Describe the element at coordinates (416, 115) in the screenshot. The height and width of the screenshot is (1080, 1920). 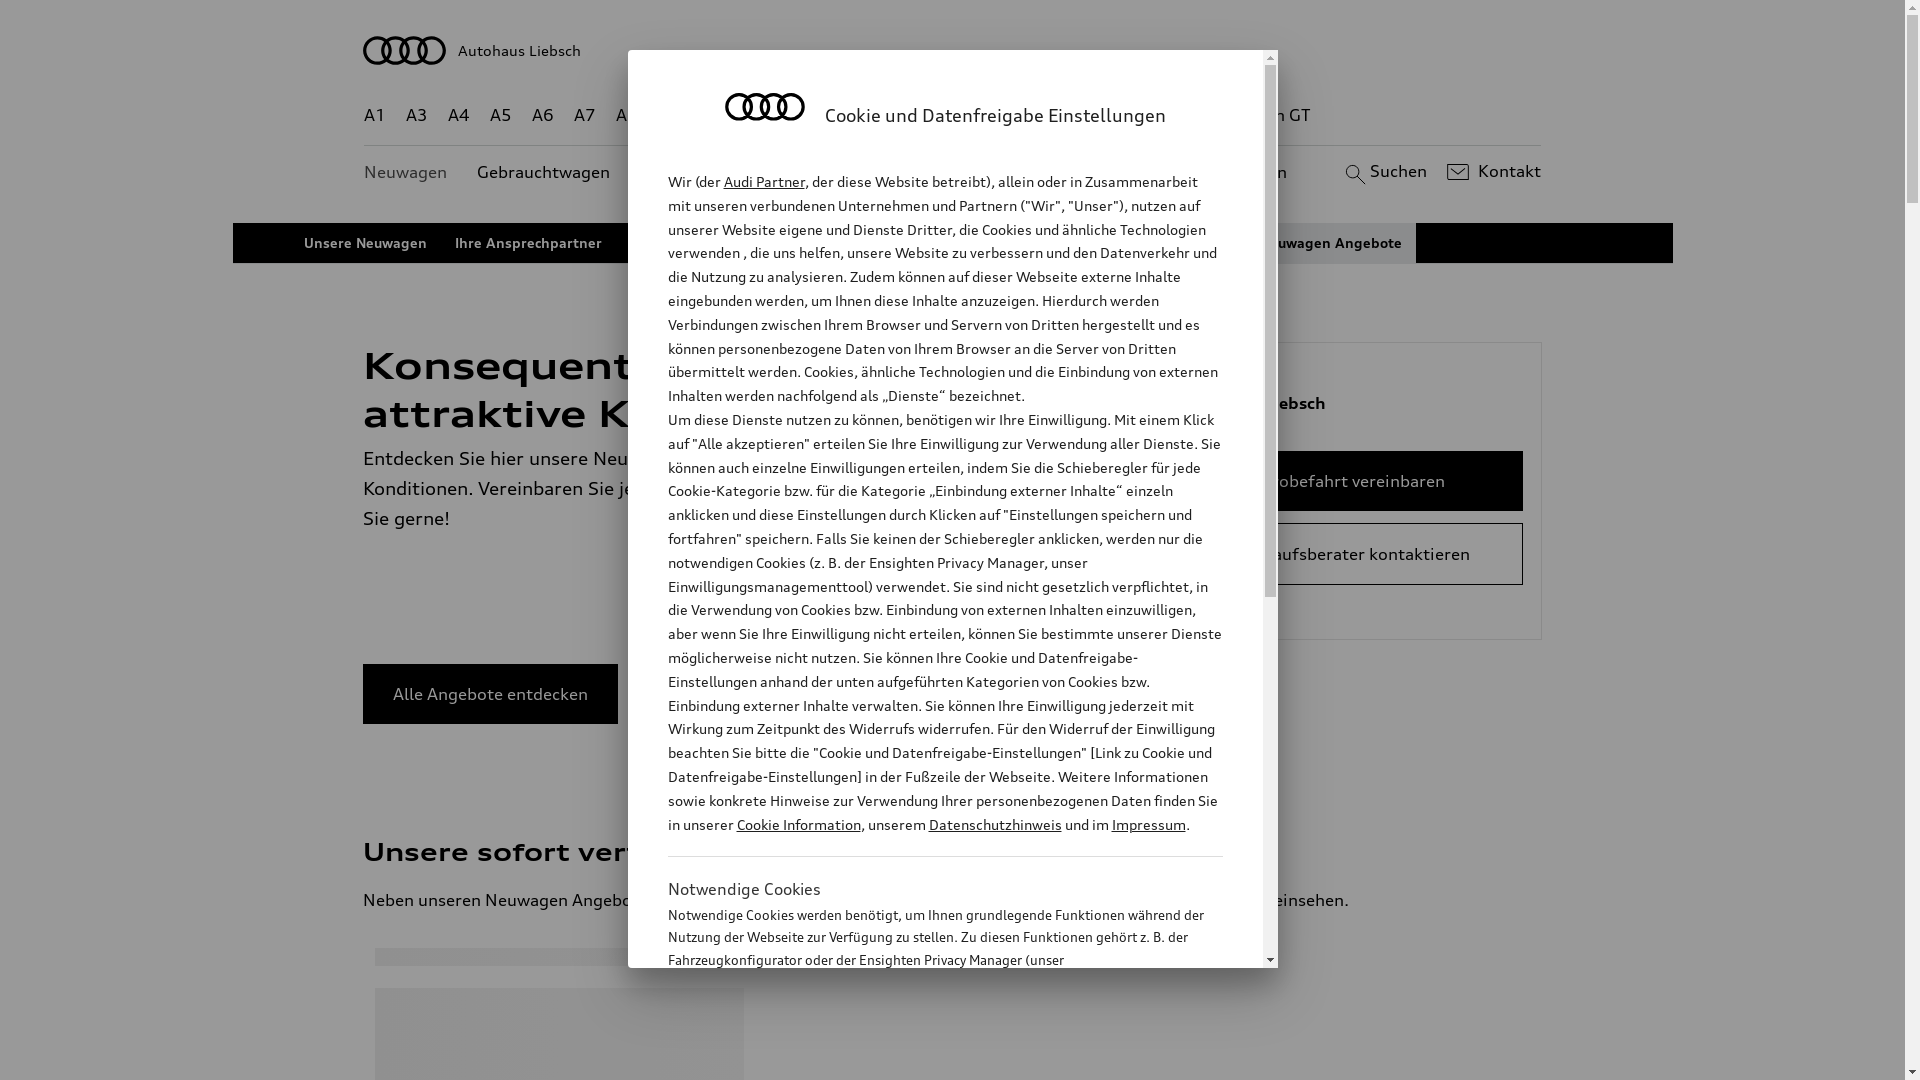
I see `'A3'` at that location.